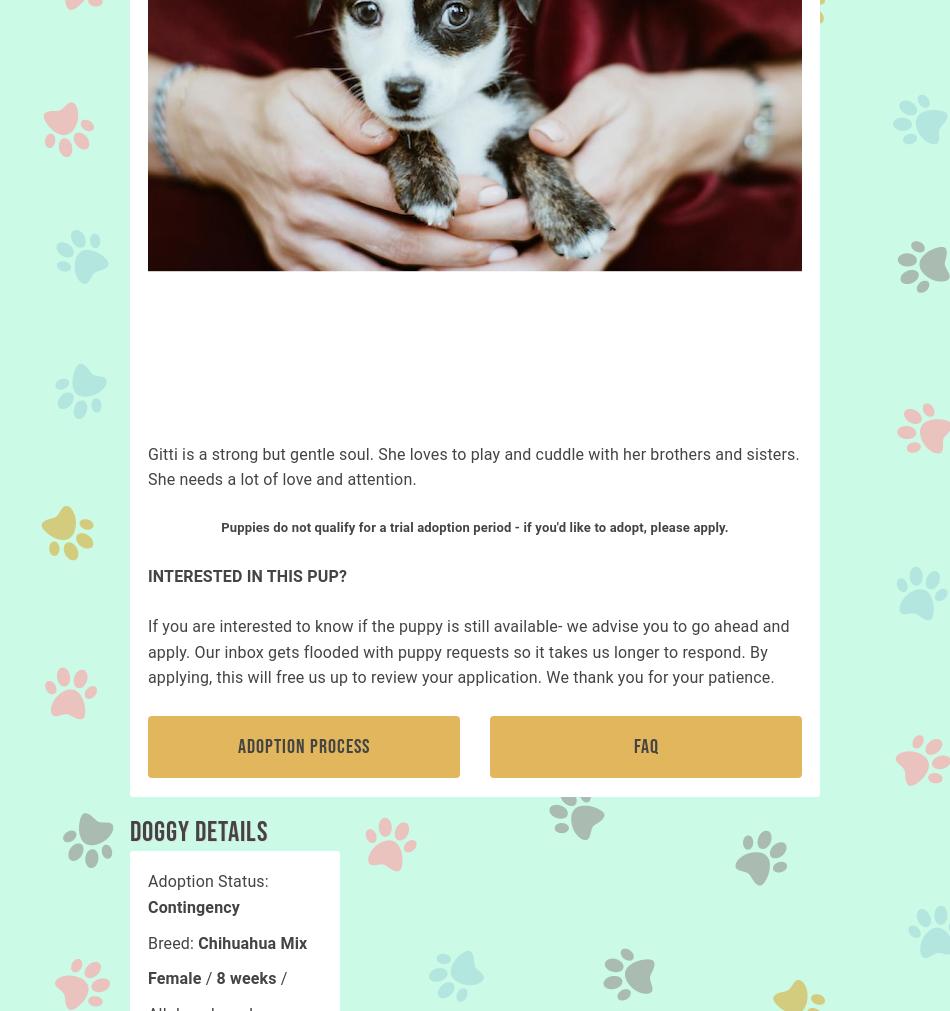  I want to click on 'INTERESTED IN THIS PUP?', so click(246, 575).